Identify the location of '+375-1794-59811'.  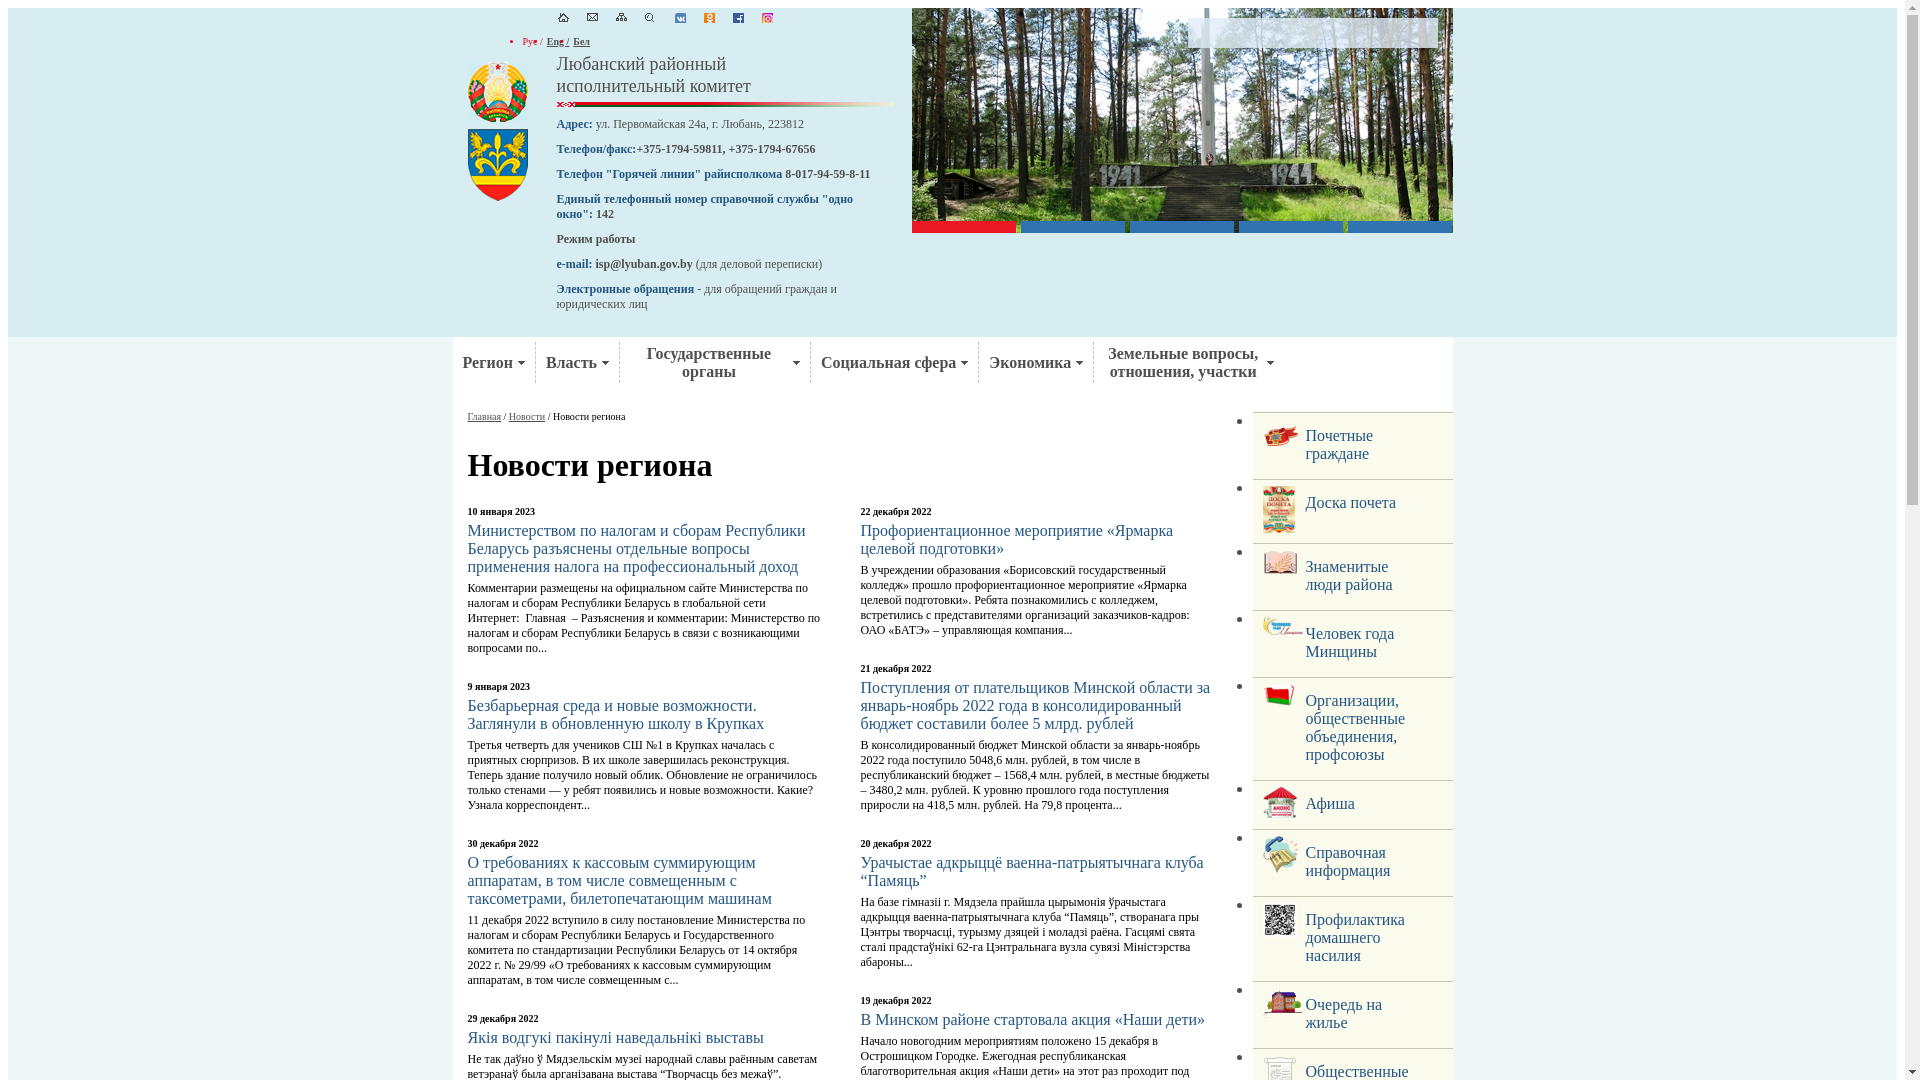
(678, 148).